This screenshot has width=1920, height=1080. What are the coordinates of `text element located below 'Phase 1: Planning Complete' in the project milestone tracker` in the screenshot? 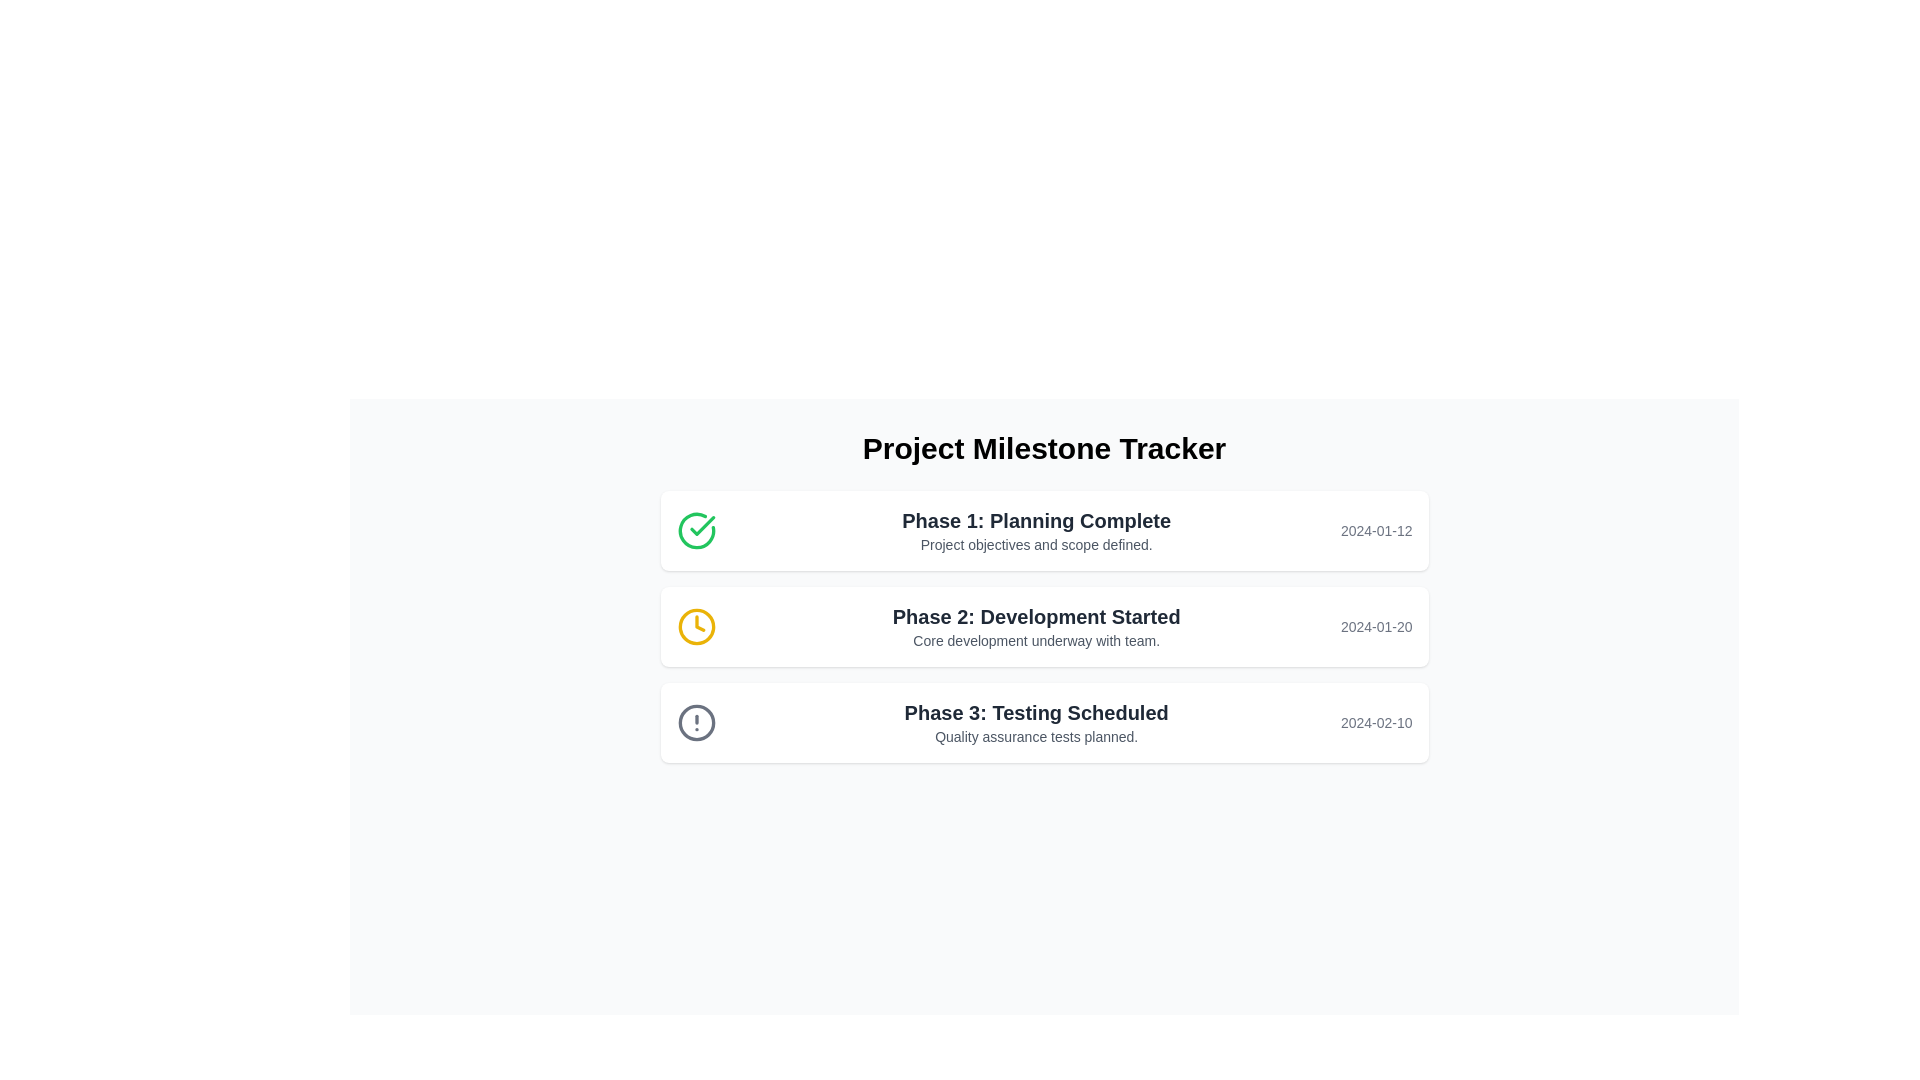 It's located at (1036, 544).